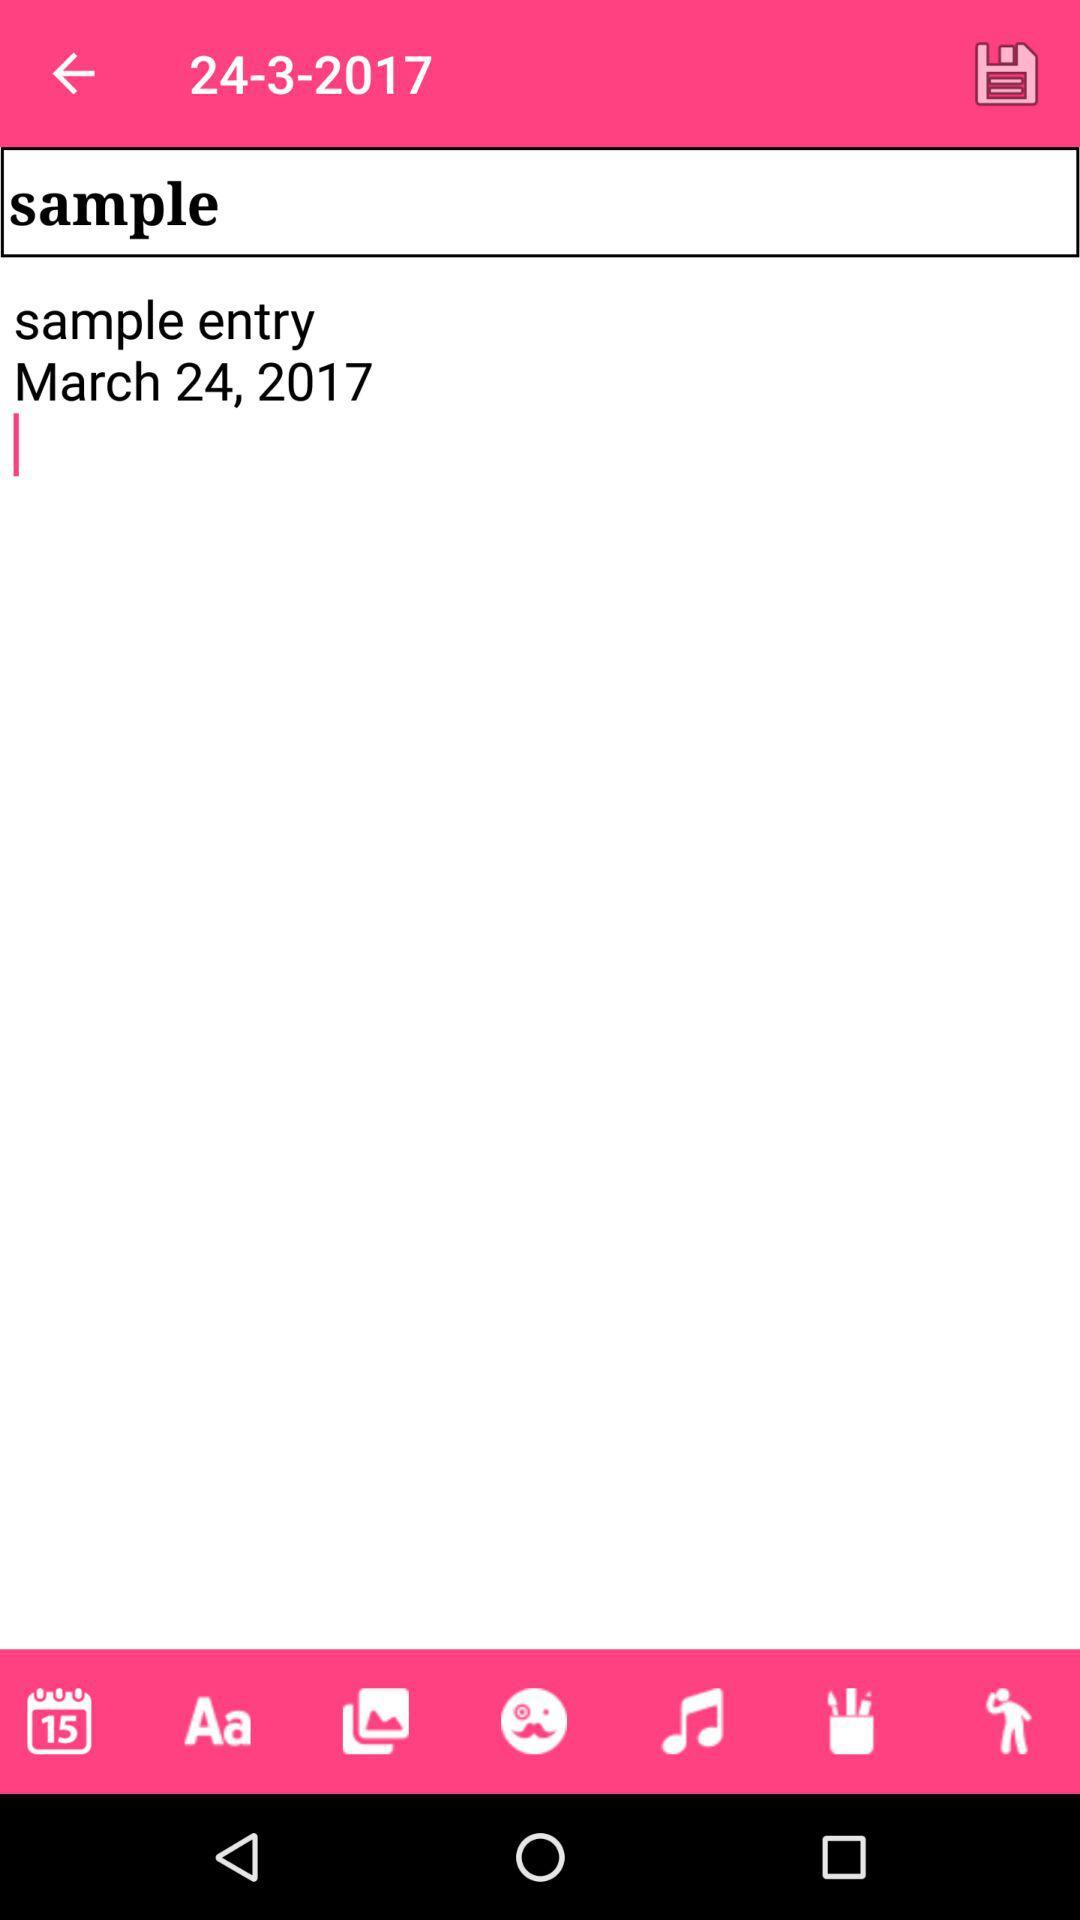 The width and height of the screenshot is (1080, 1920). What do you see at coordinates (850, 1720) in the screenshot?
I see `pen style` at bounding box center [850, 1720].